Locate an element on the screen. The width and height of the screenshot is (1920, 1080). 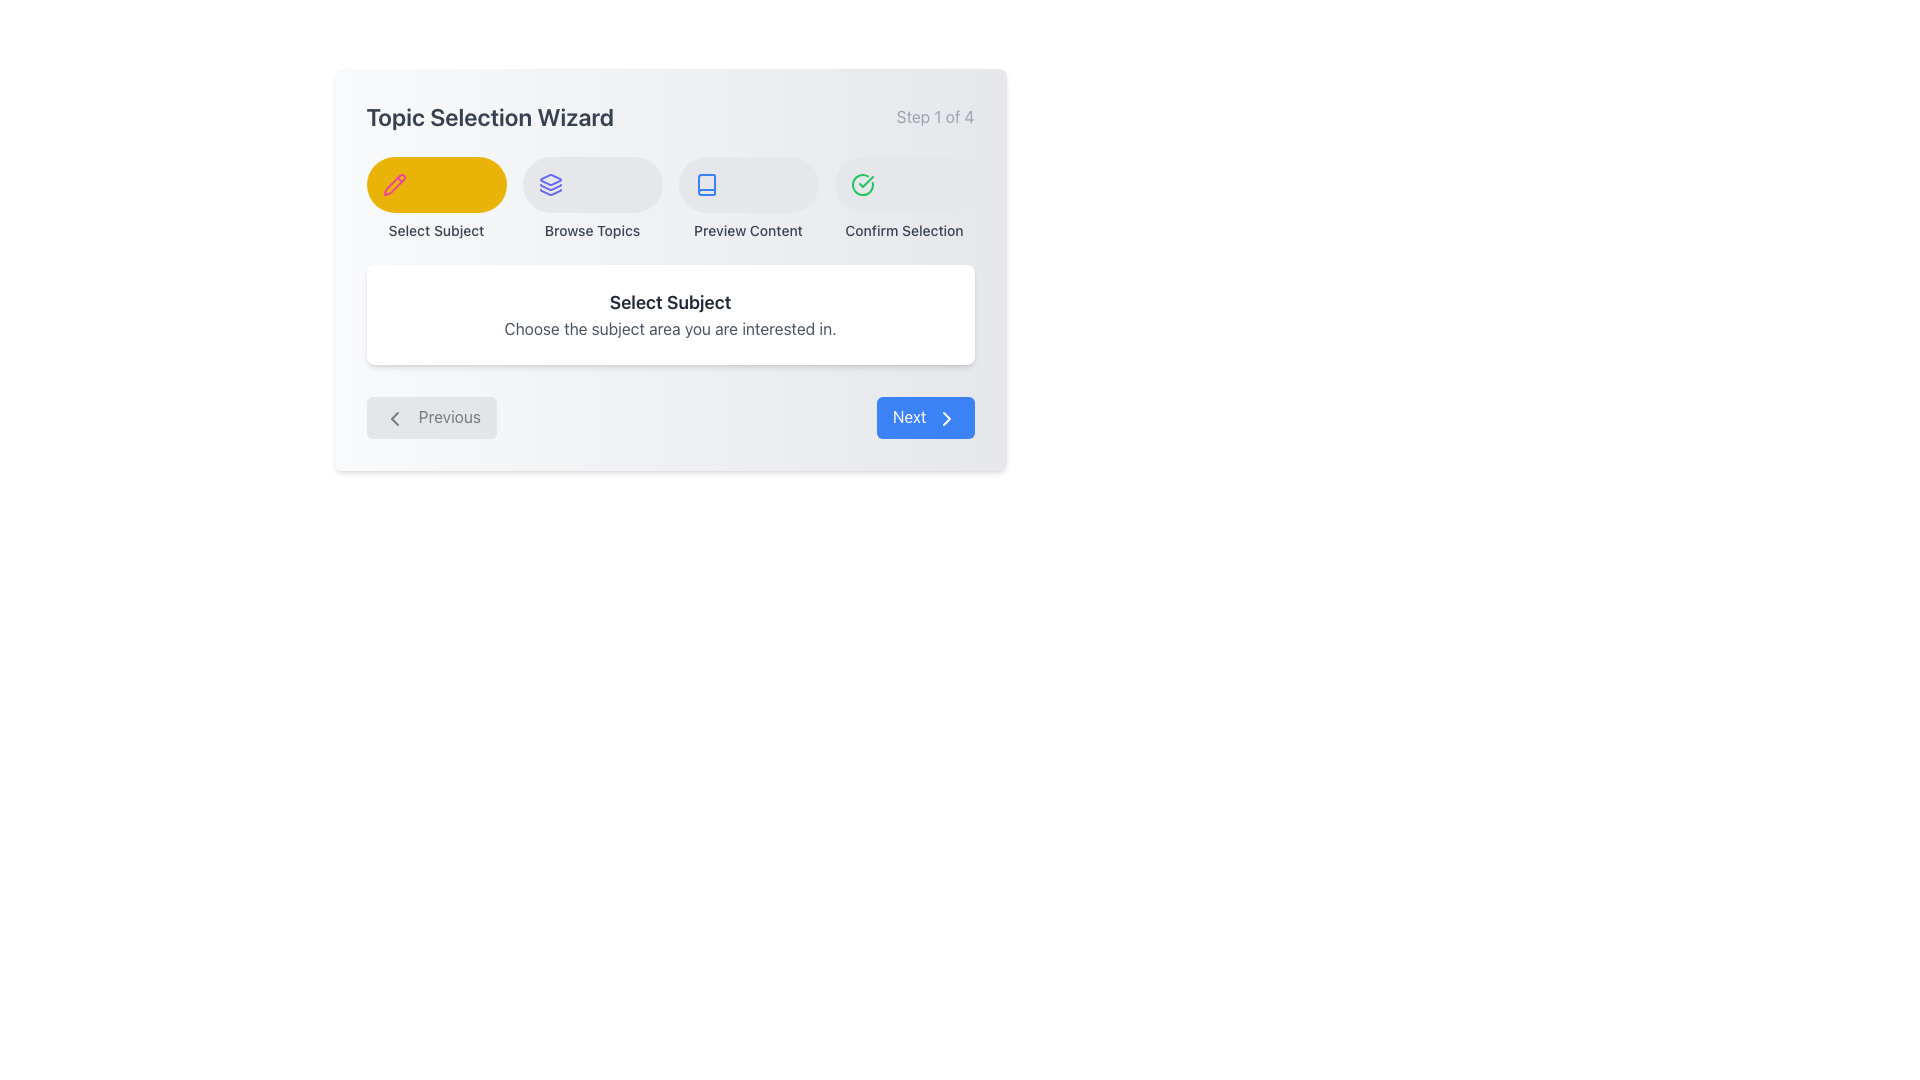
the label that serves as a textual identifier for the confirmation action, located below the rightmost icon in a sequence of four icons at the top of the interface is located at coordinates (903, 230).